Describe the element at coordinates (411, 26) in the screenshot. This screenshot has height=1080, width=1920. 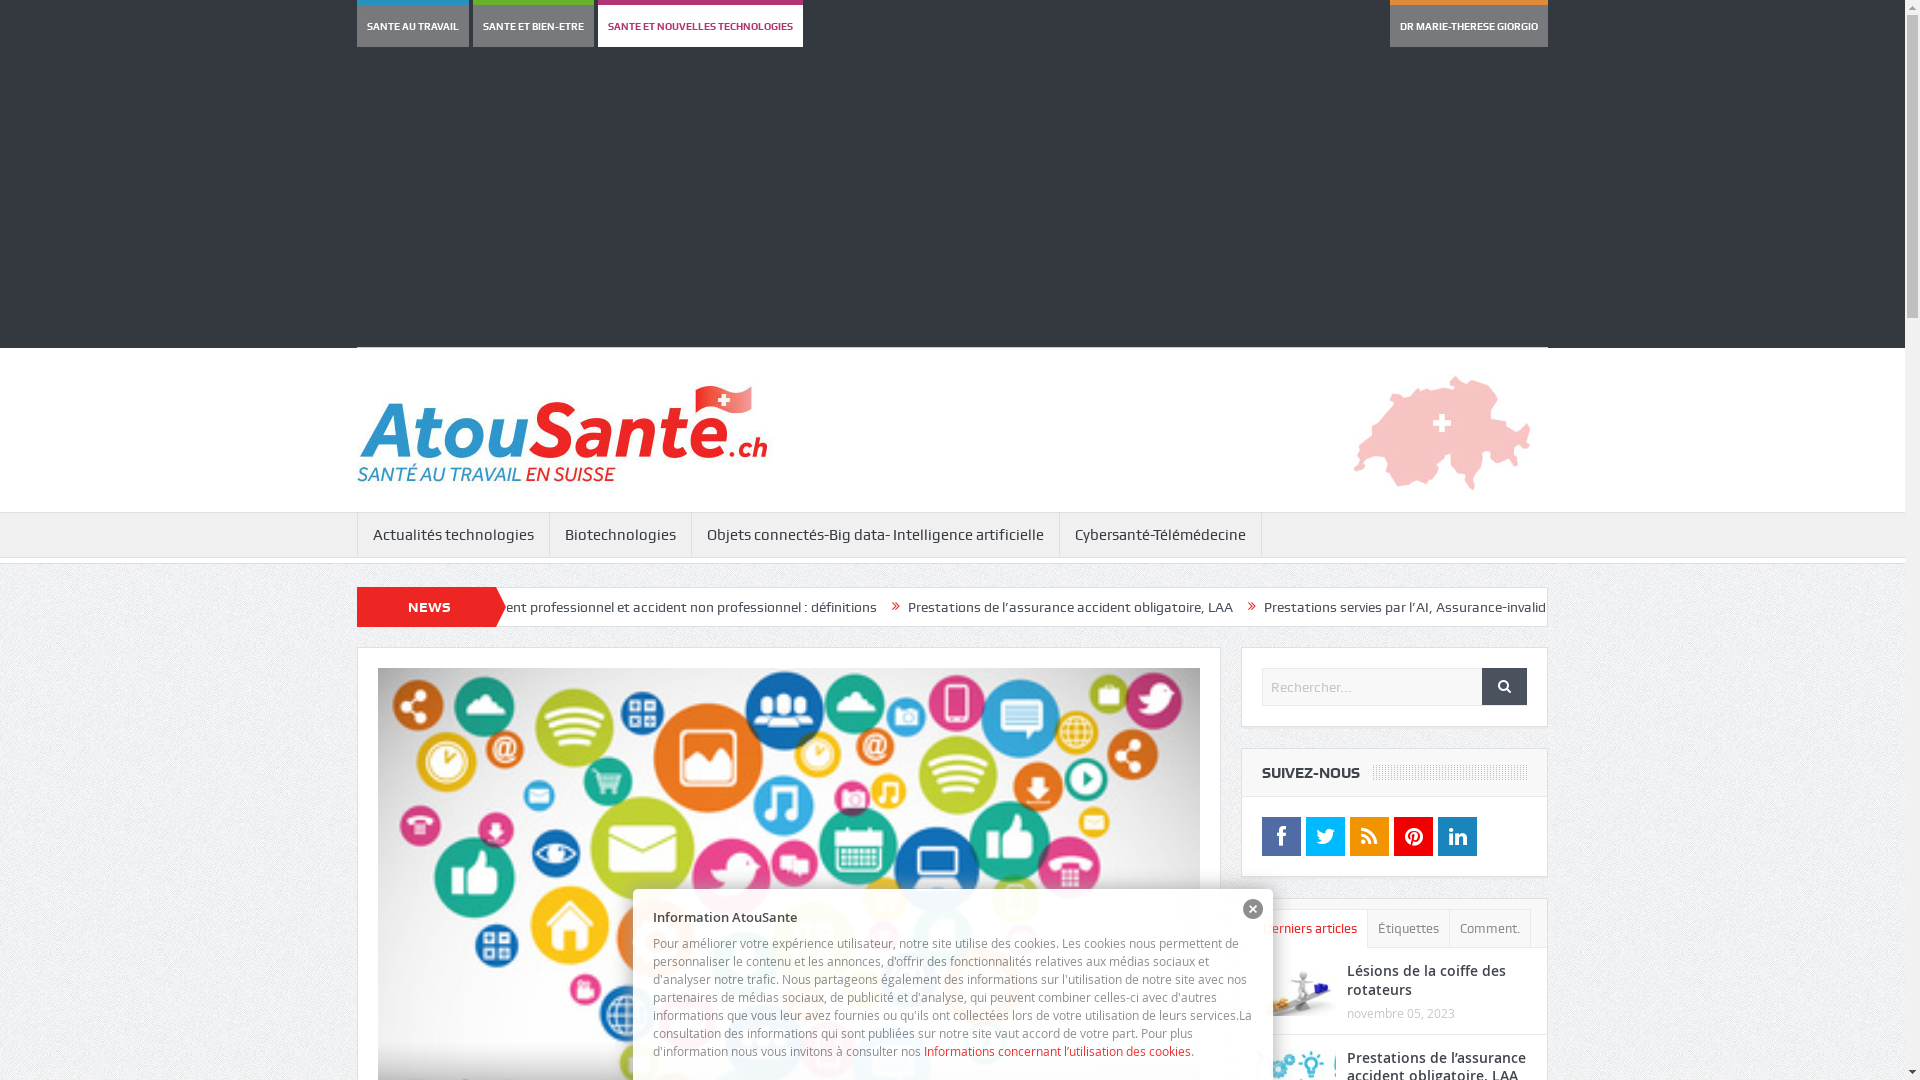
I see `'SANTE AU TRAVAIL'` at that location.